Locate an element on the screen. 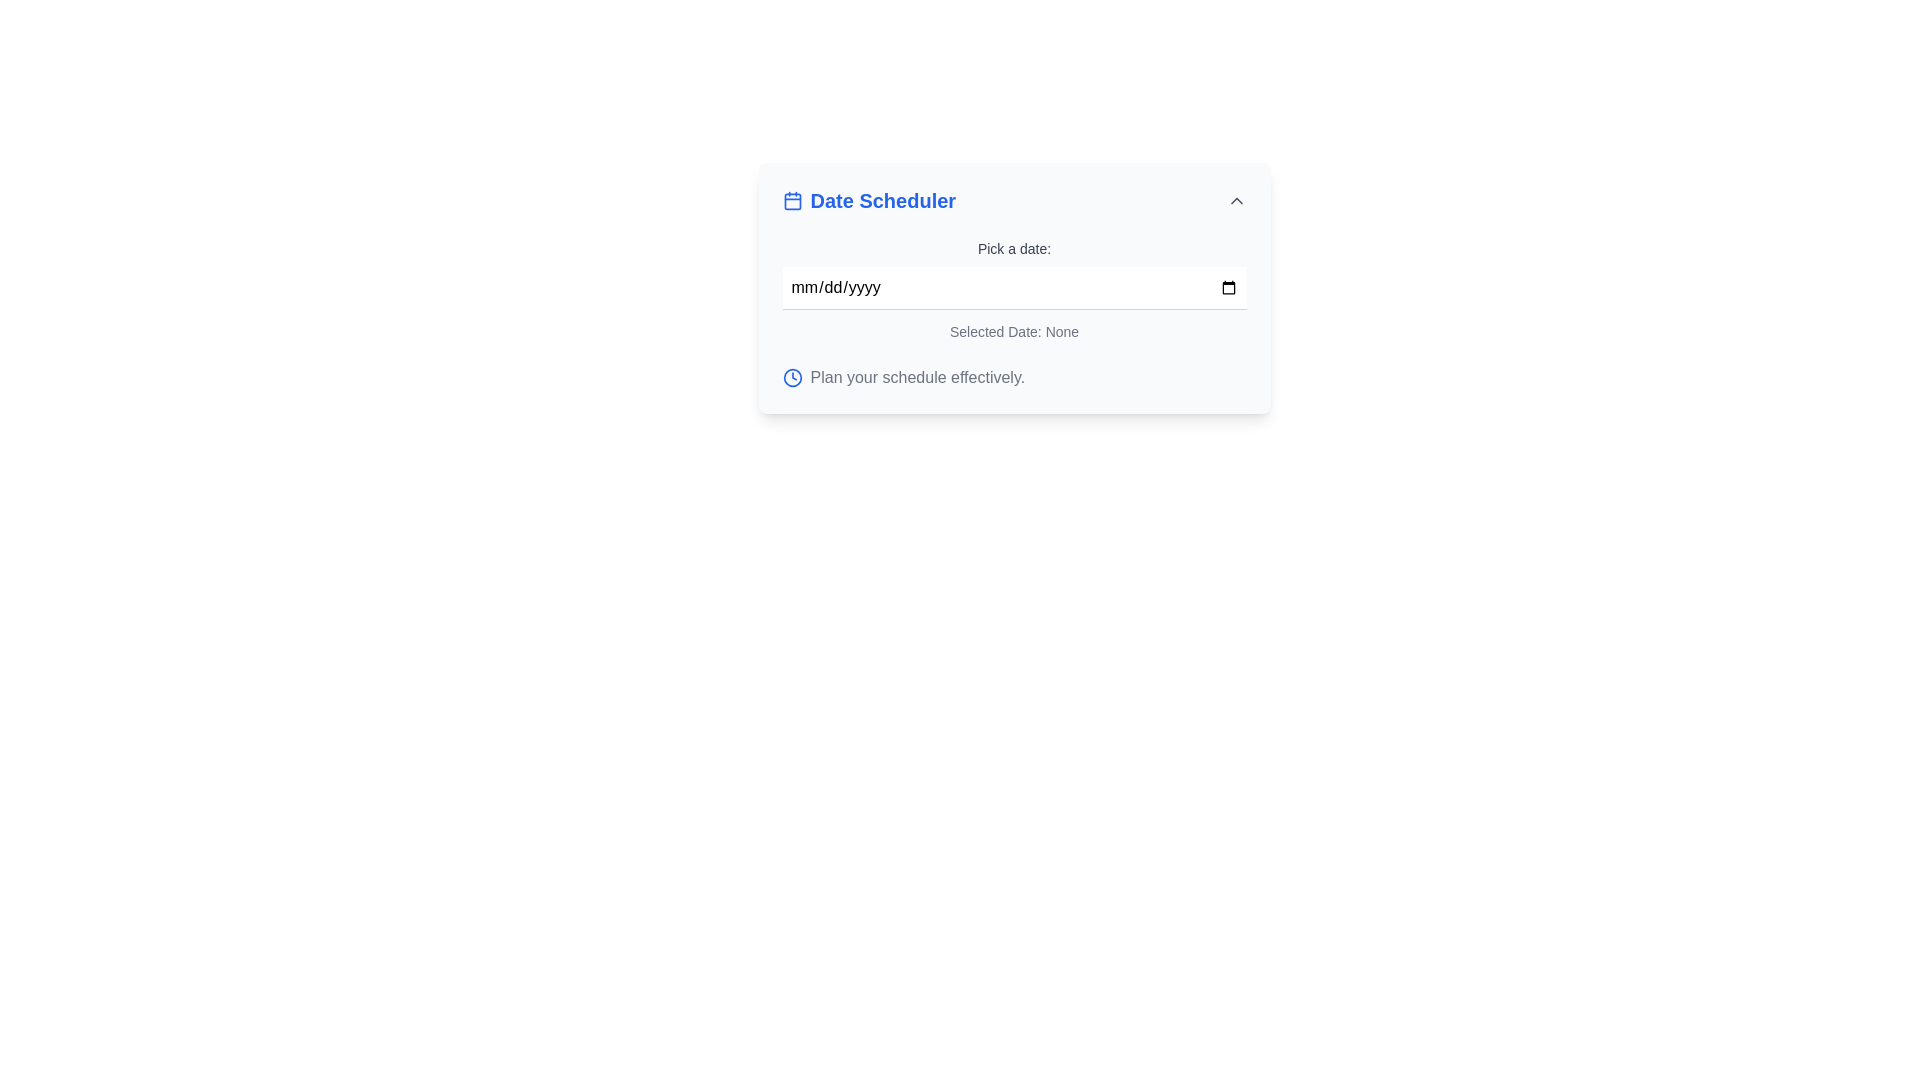 The height and width of the screenshot is (1080, 1920). the circular clock icon with a blue border located to the left of the text 'Plan your schedule effectively.' and below the 'Selected Date: None' label is located at coordinates (791, 378).